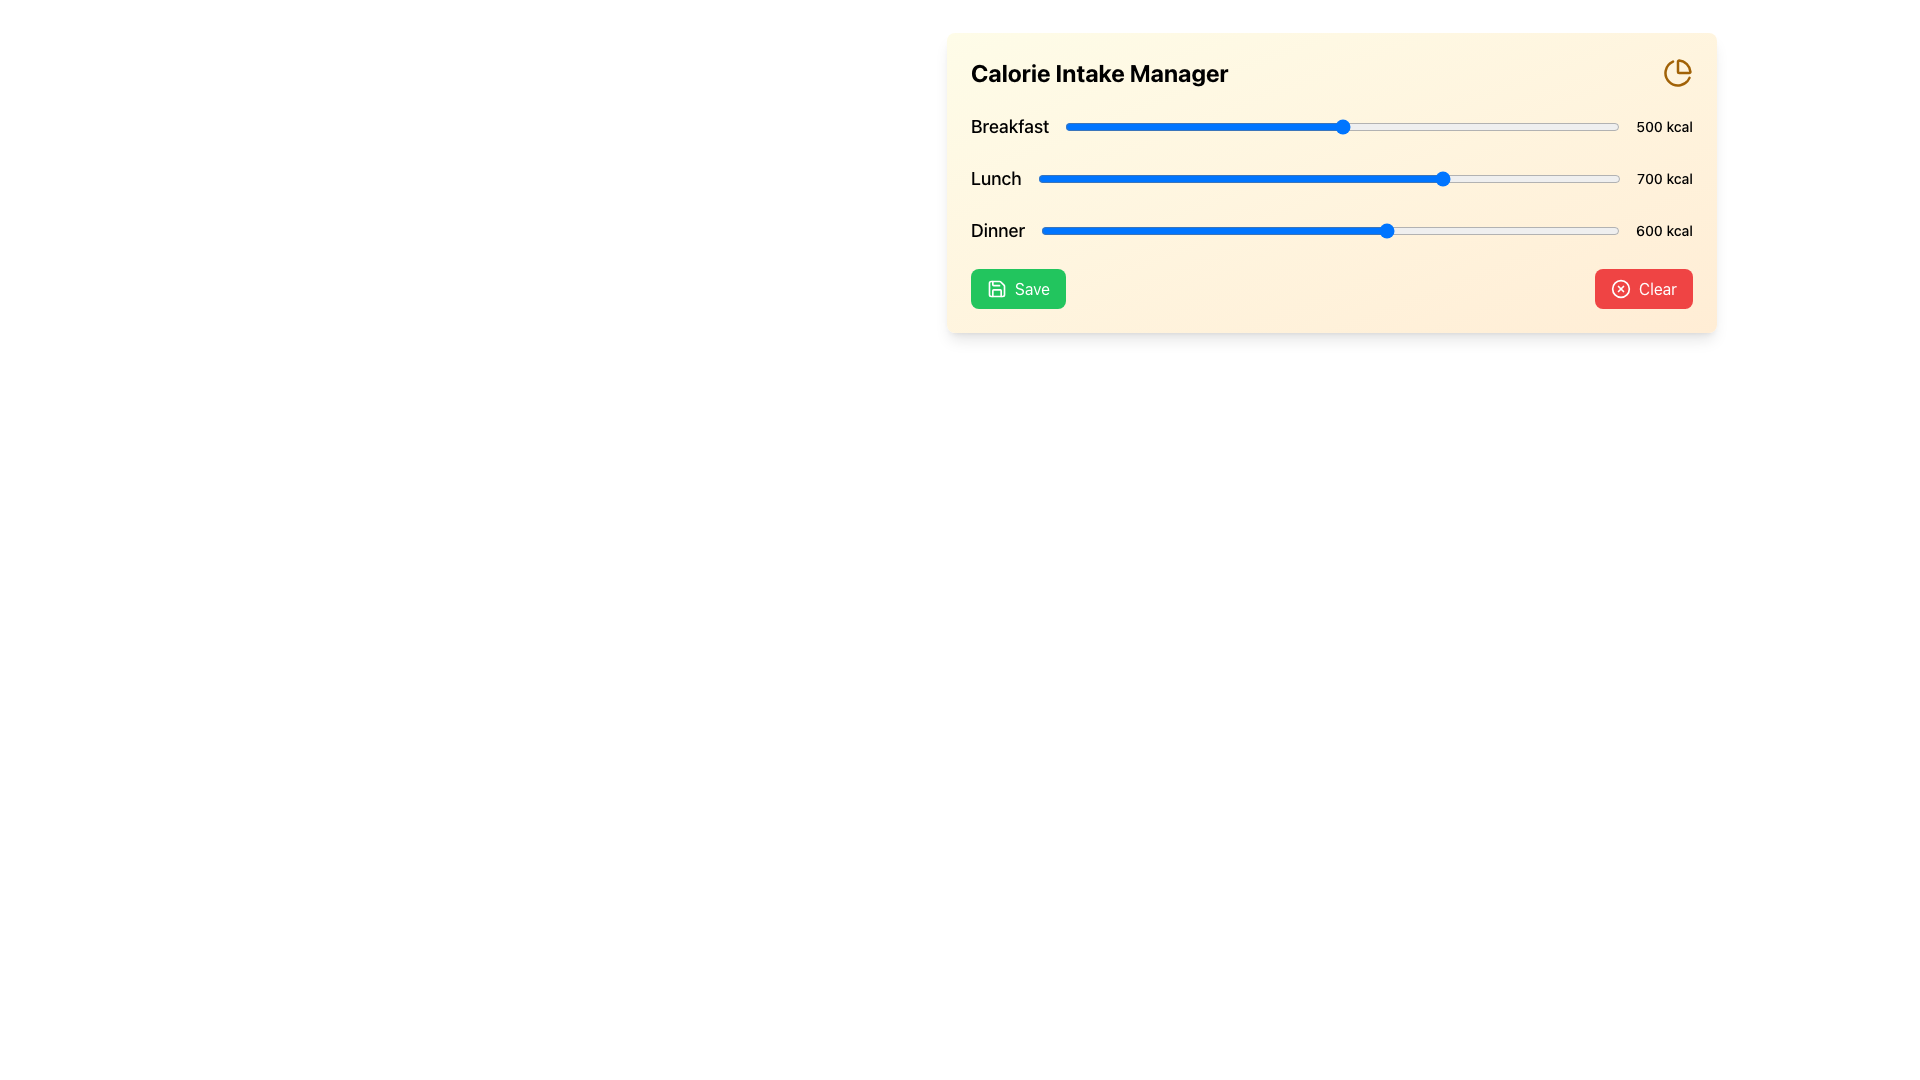  Describe the element at coordinates (1665, 177) in the screenshot. I see `the static text label displaying the numeric value of 700 kcal associated with the 'Lunch' section, which is located to the far right of the 'Lunch' label and the horizontal slider, aligned with the 'Lunch' section` at that location.